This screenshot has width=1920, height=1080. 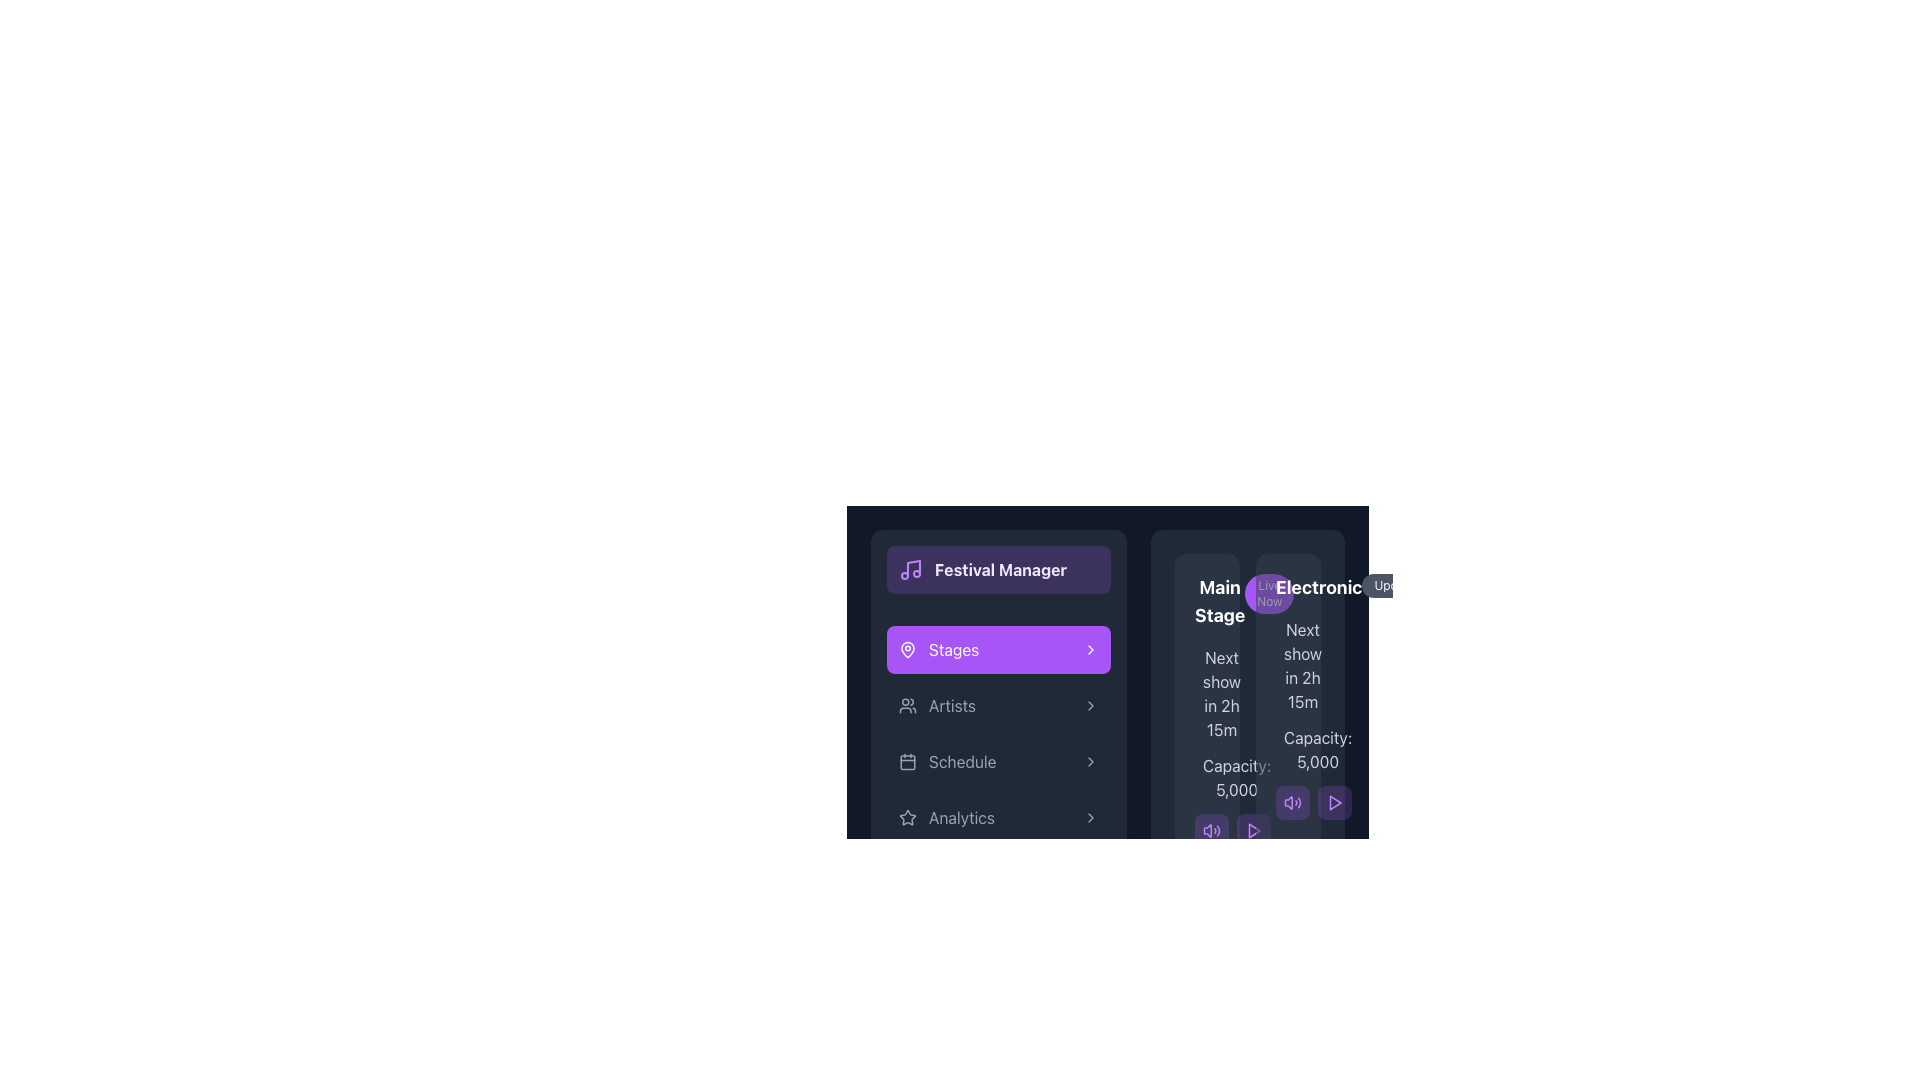 I want to click on the decorative SVG circle component that represents the outer frame of the clock icon located within the 'Main Stage' card under the upcoming events section, so click(x=1205, y=697).